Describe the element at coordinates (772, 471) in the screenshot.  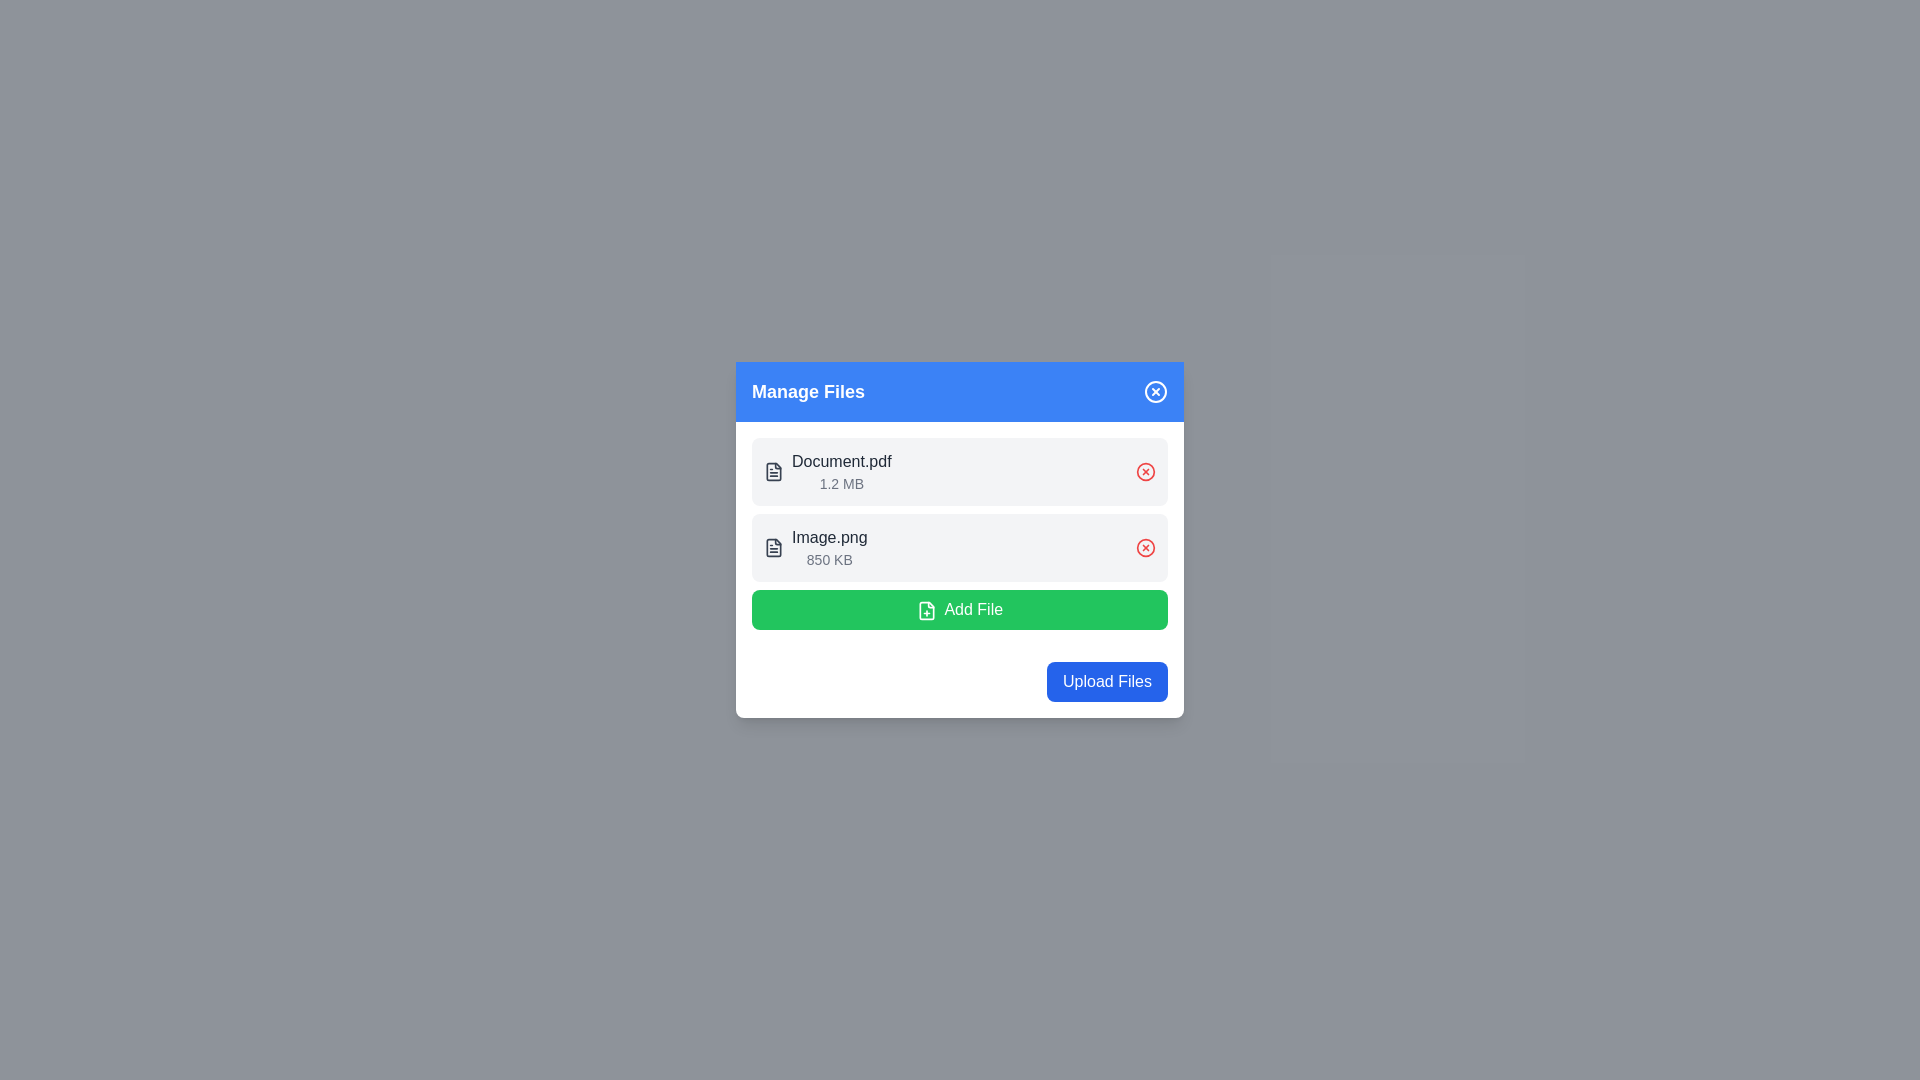
I see `the SVG icon representing the file type for 'Document.pdf' located in the file list row` at that location.